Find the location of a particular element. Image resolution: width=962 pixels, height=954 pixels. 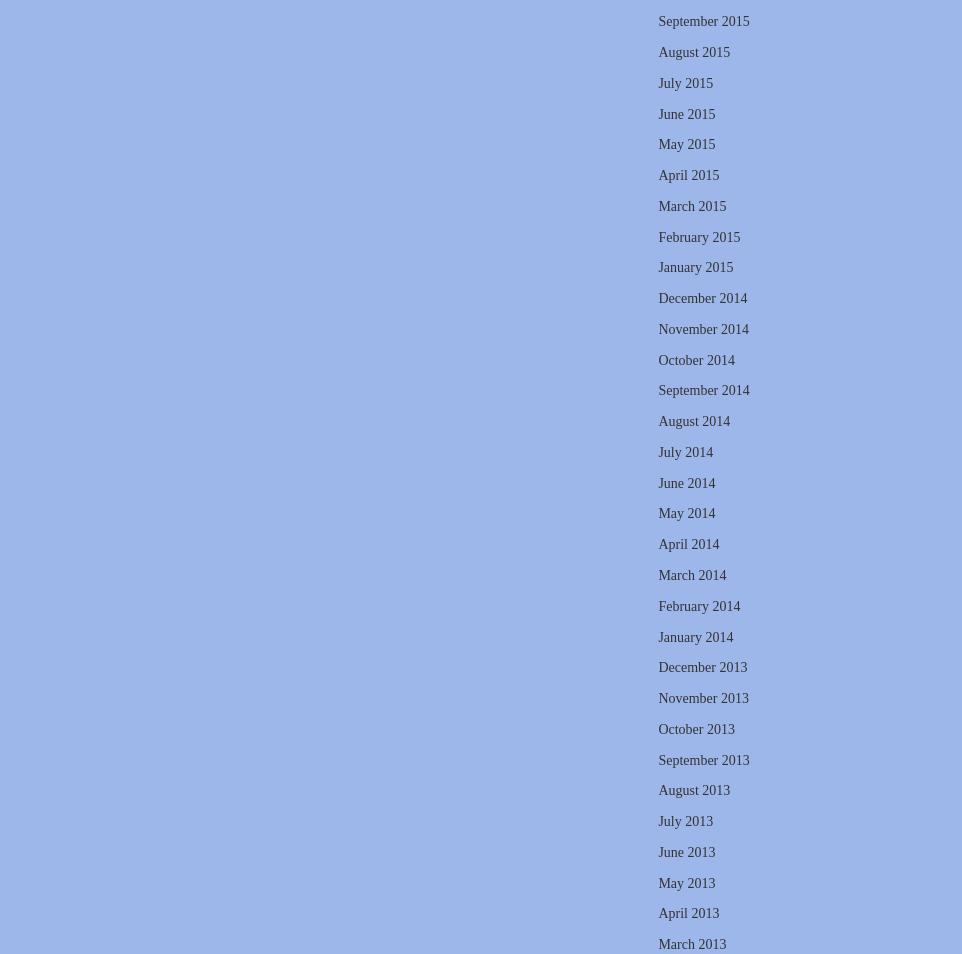

'February 2014' is located at coordinates (697, 604).